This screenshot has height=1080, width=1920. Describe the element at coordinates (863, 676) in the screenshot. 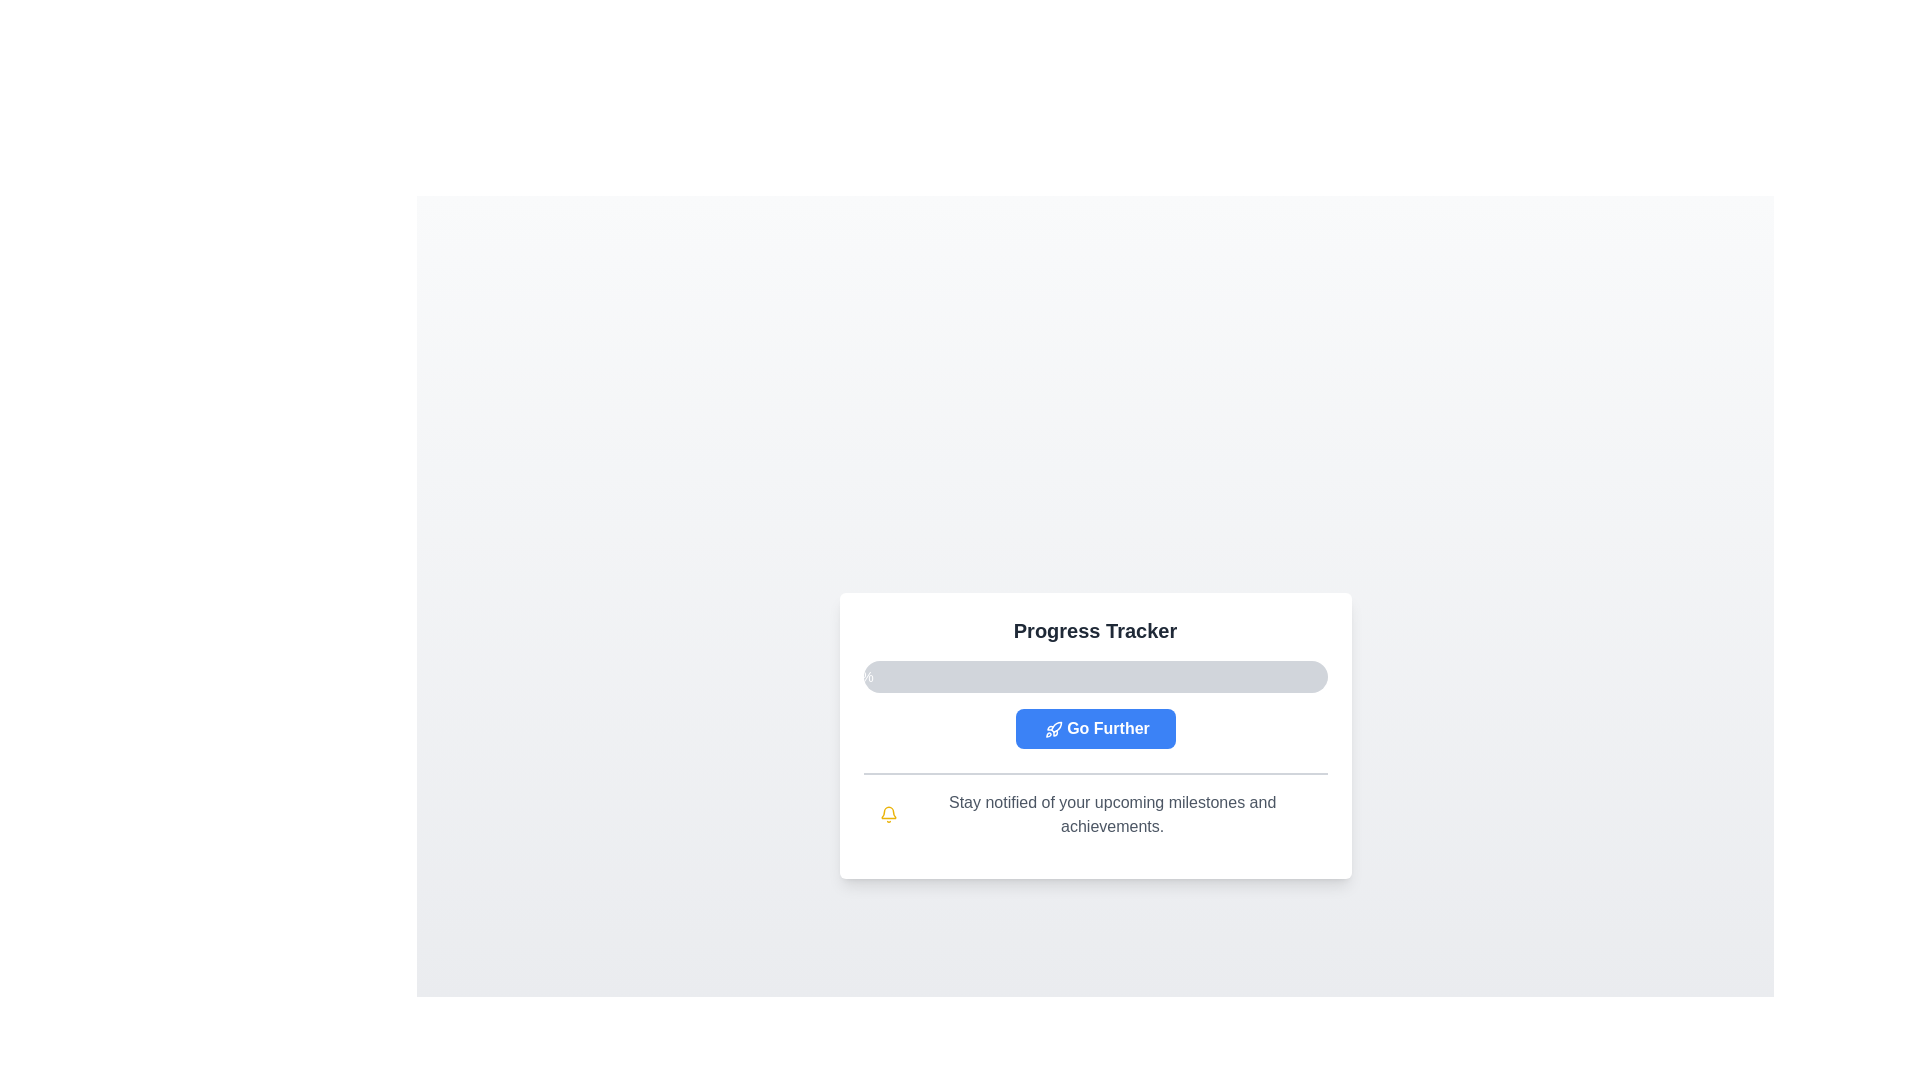

I see `the text element that displays the percentage progress within the progress bar of the 'Progress Tracker' card` at that location.